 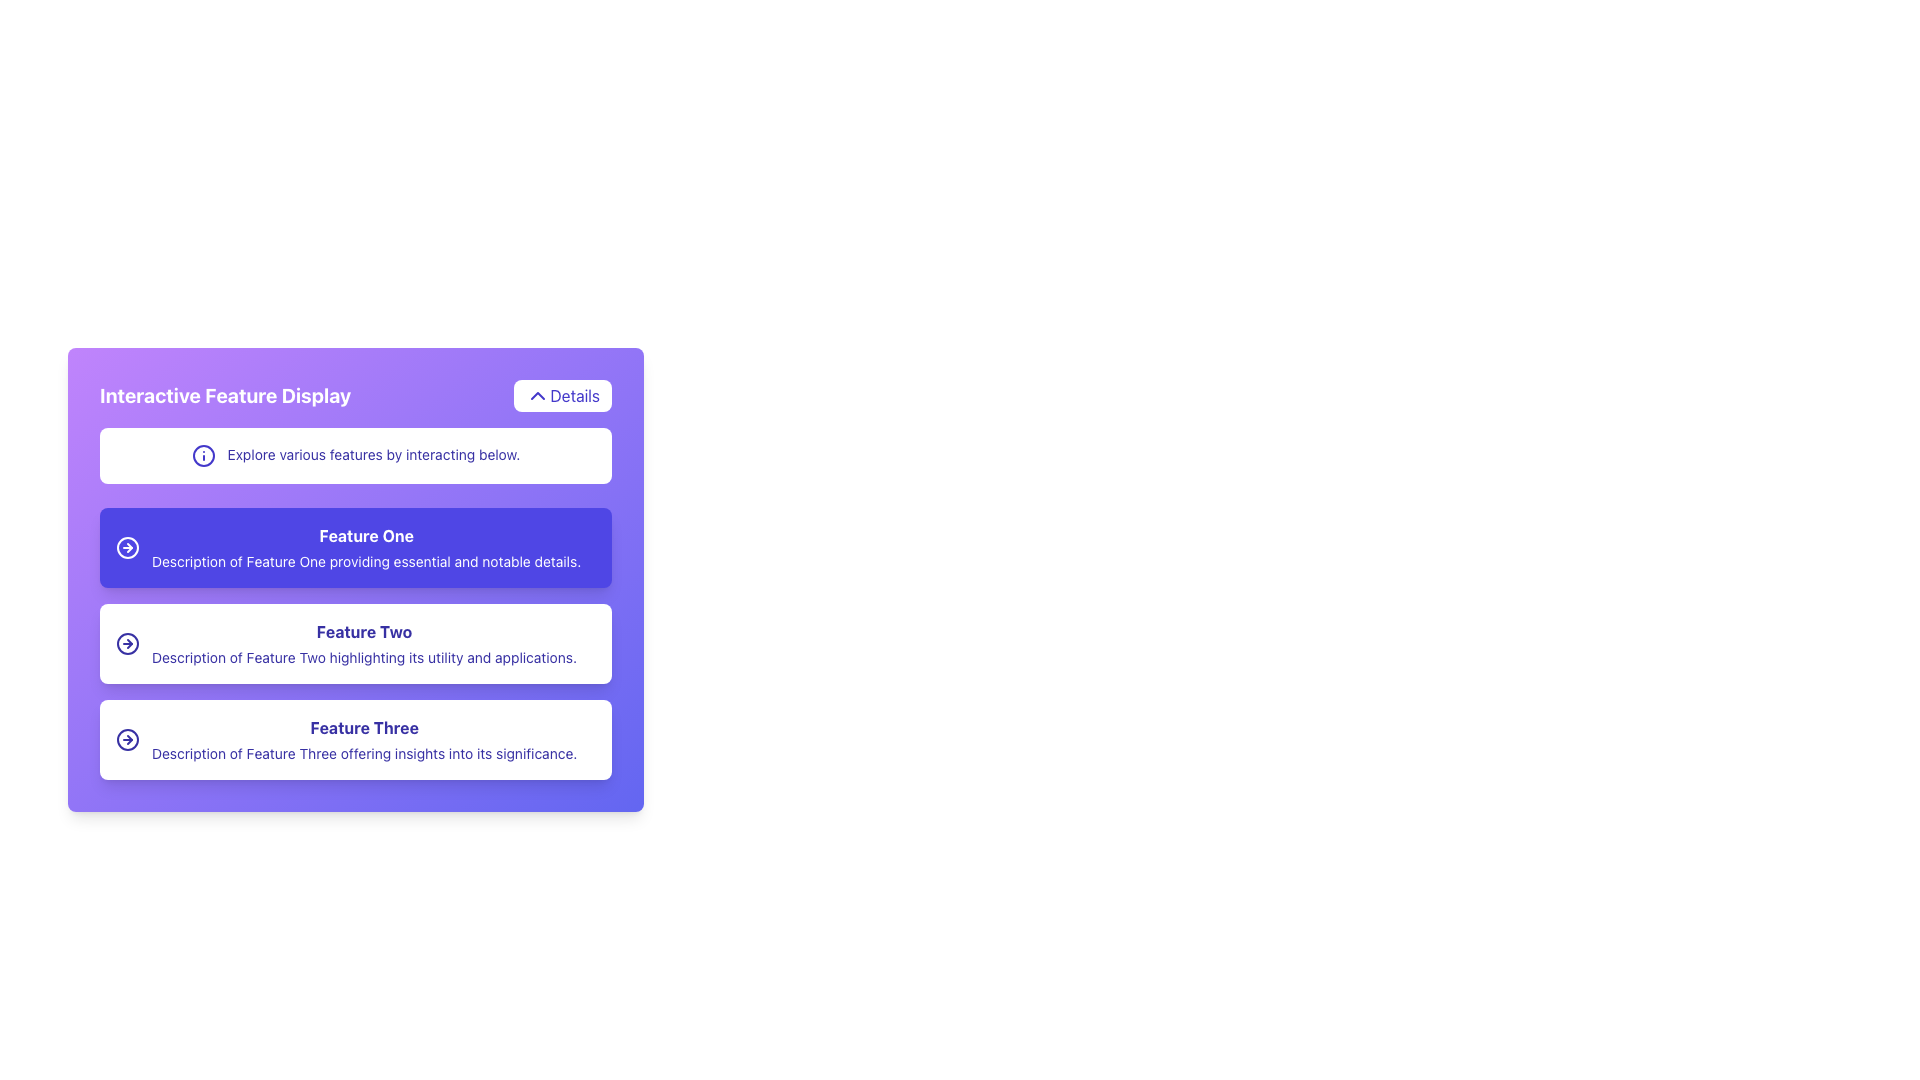 What do you see at coordinates (355, 740) in the screenshot?
I see `the third list item labeled 'Feature Three' containing an icon of a forward arrow and text describing its significance` at bounding box center [355, 740].